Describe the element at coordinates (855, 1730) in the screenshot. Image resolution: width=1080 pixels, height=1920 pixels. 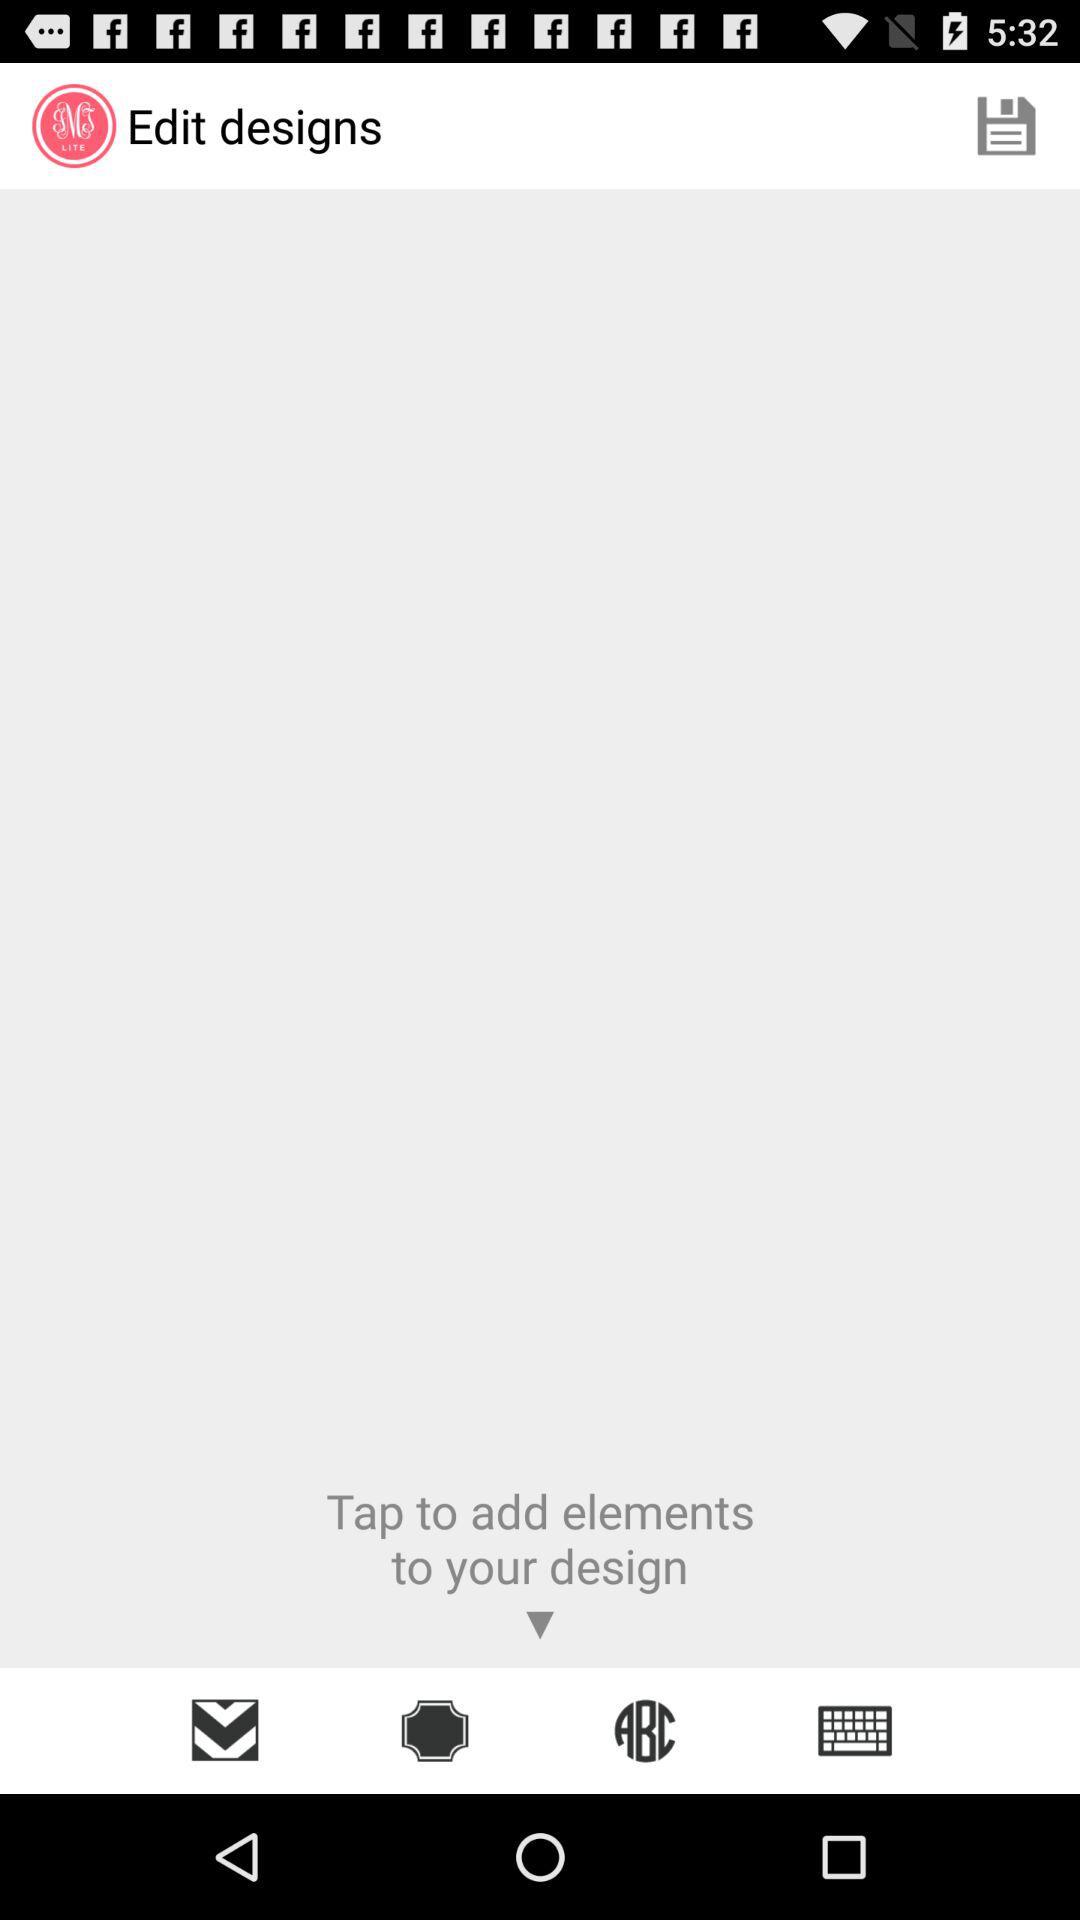
I see `the list icon` at that location.